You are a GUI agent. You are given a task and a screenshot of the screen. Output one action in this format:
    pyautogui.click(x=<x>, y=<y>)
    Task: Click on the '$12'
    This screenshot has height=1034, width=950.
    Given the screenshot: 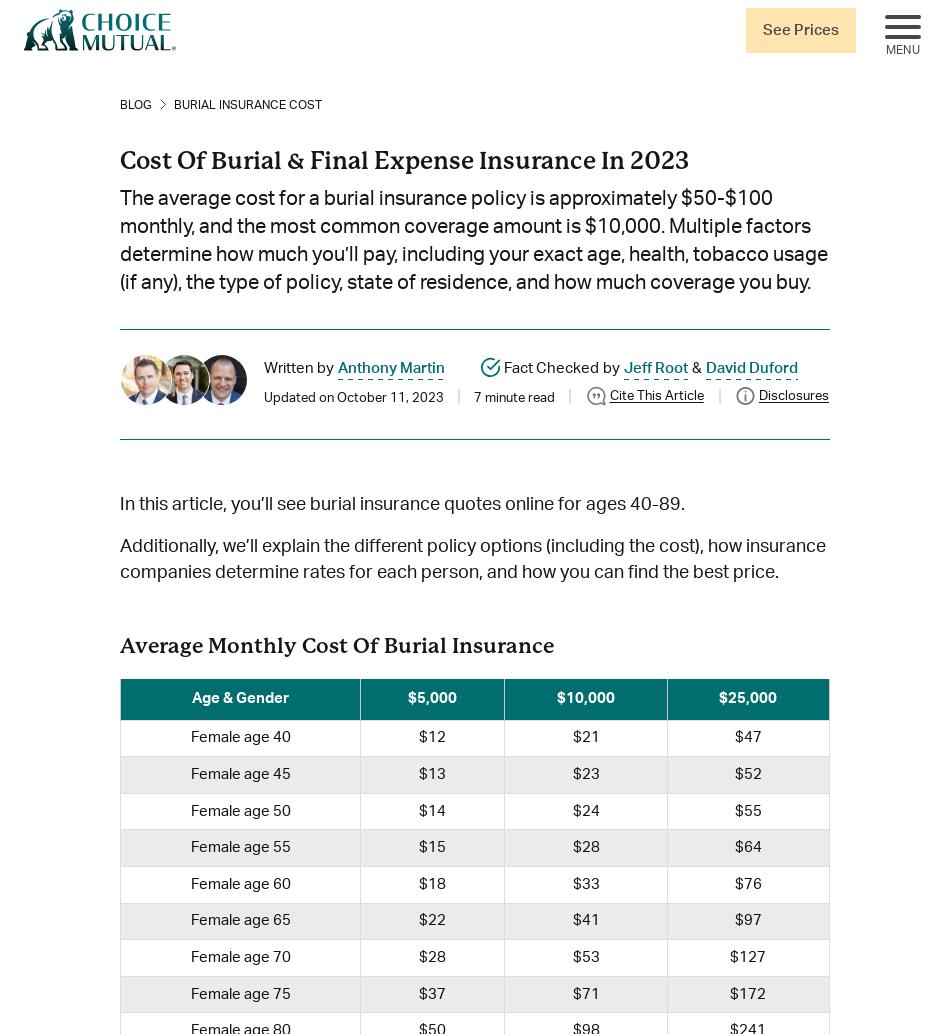 What is the action you would take?
    pyautogui.click(x=431, y=737)
    